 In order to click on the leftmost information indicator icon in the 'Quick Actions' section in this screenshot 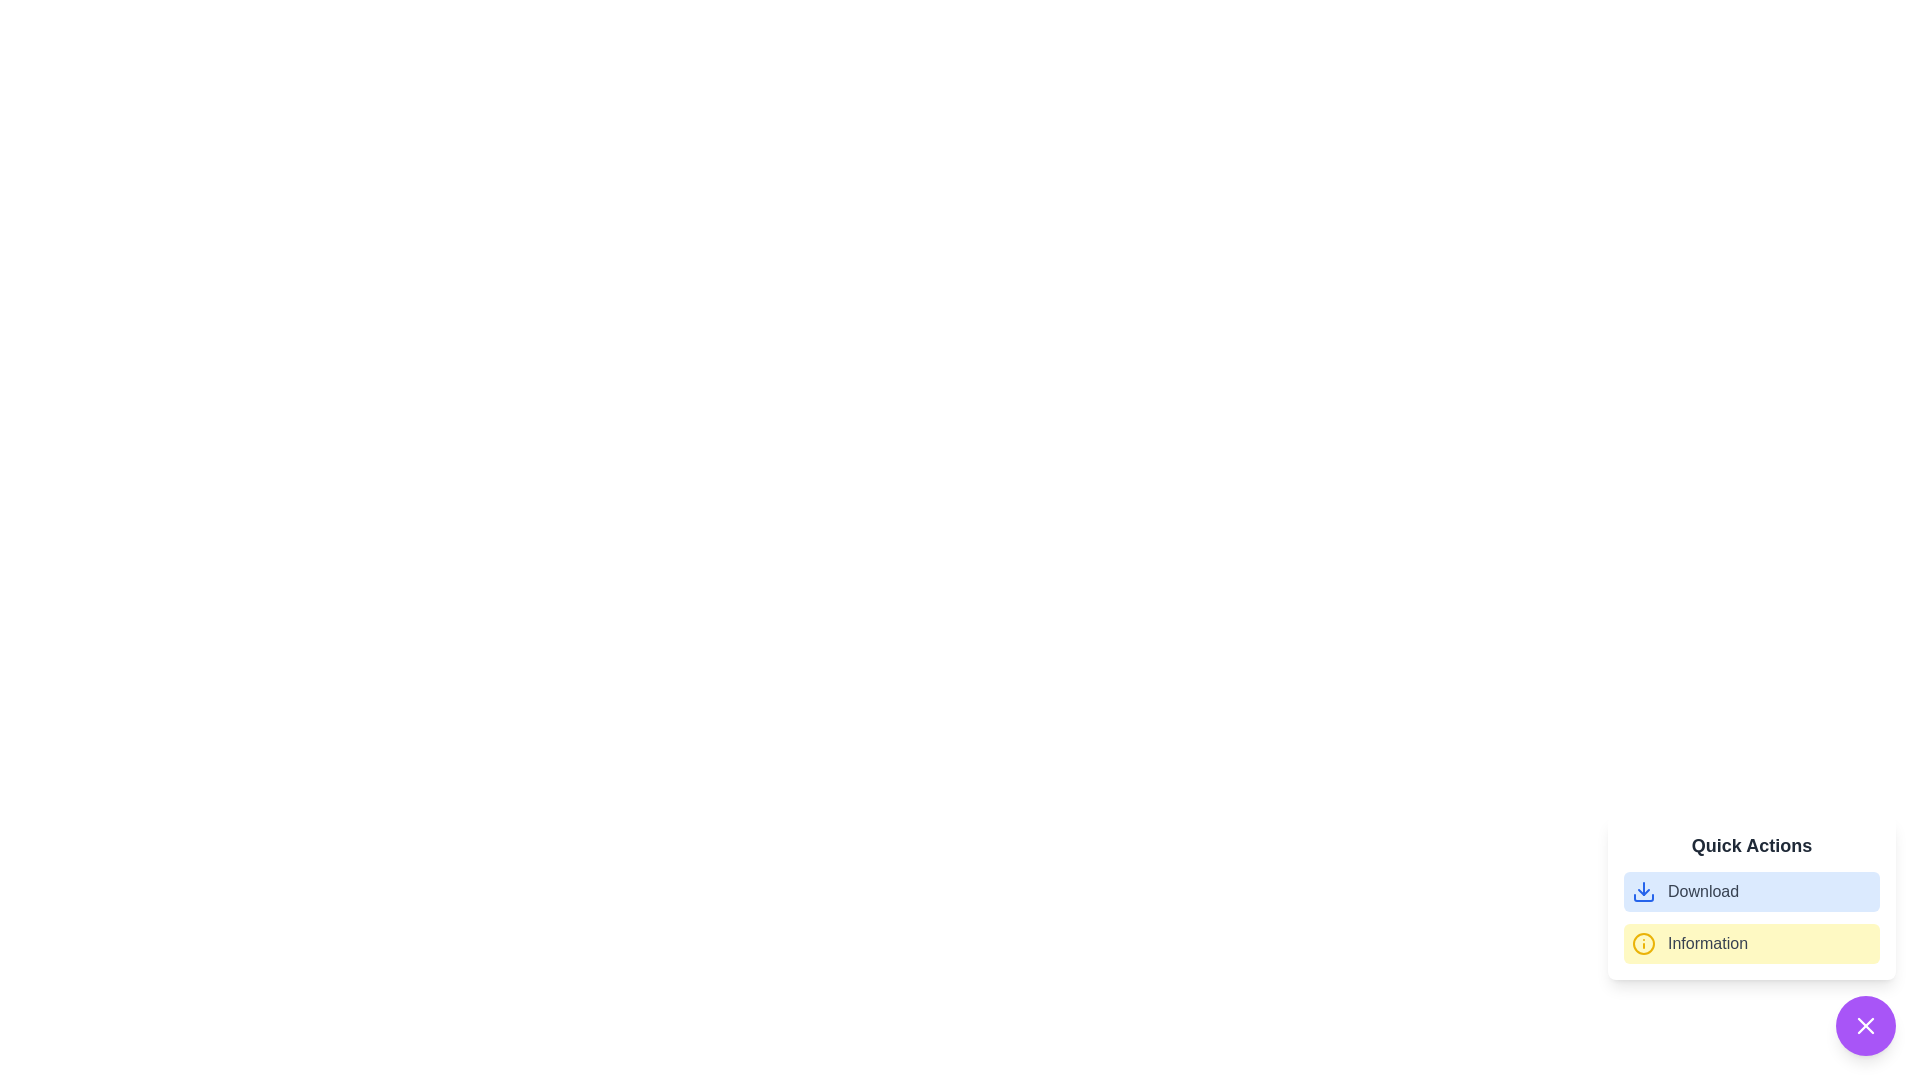, I will do `click(1643, 944)`.